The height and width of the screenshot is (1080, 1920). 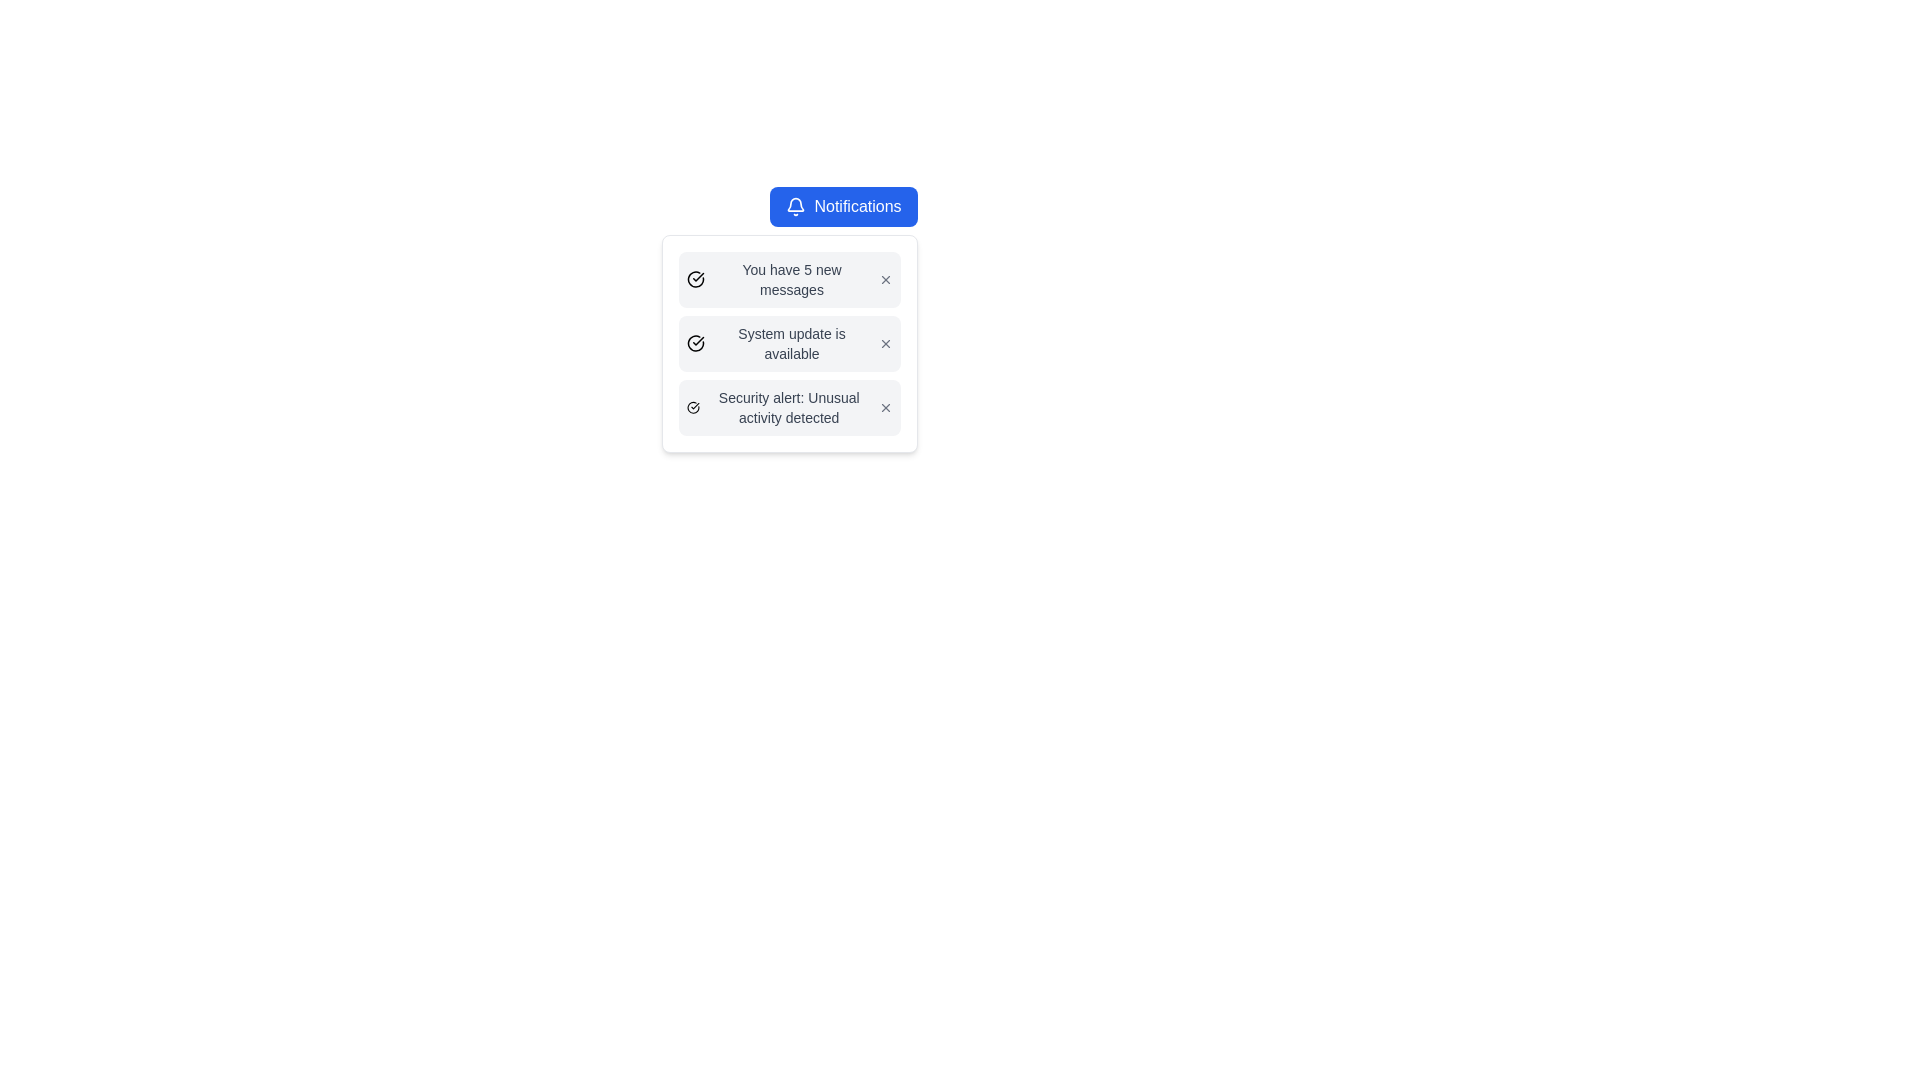 I want to click on the notification icon located in the top-left section of the 'Notifications' button for repositioning, so click(x=795, y=207).